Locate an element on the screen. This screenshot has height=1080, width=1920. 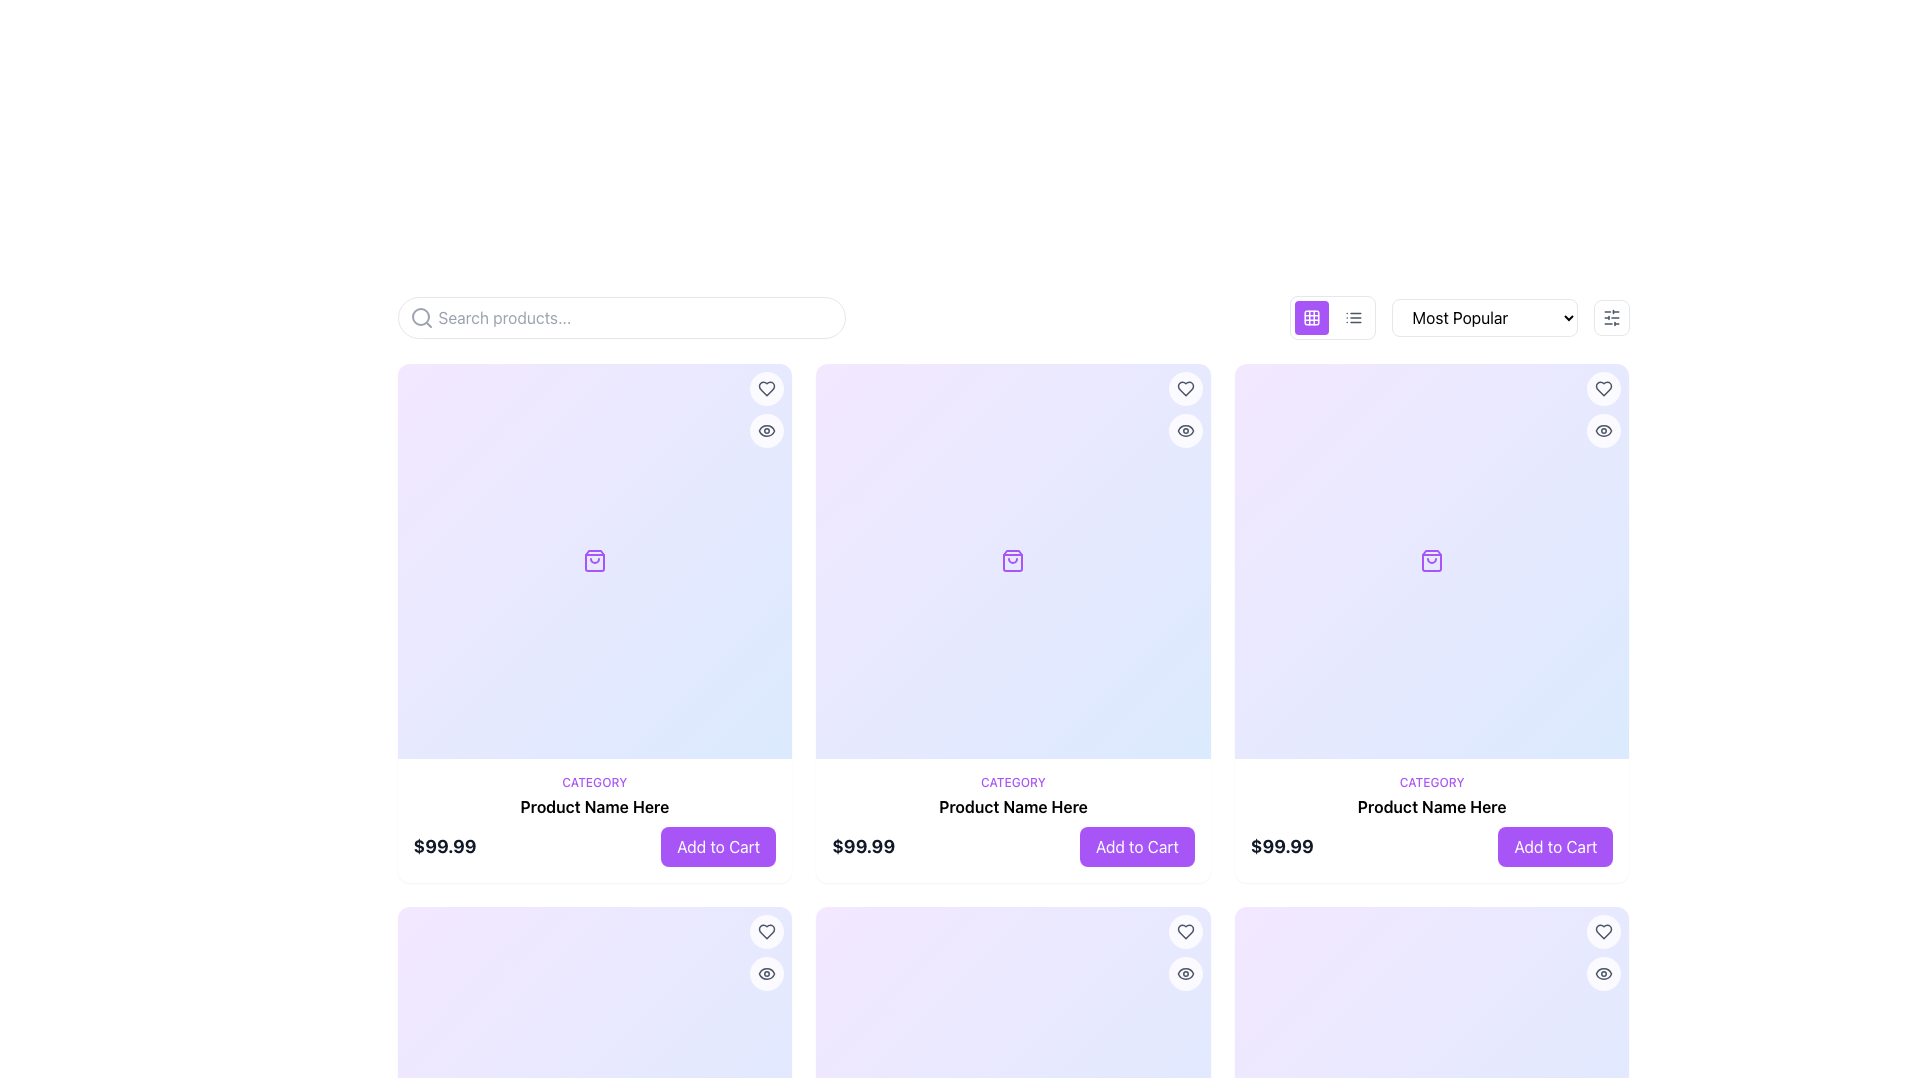
the search icon represented by a magnifying glass located at the left end of the search input field is located at coordinates (420, 316).